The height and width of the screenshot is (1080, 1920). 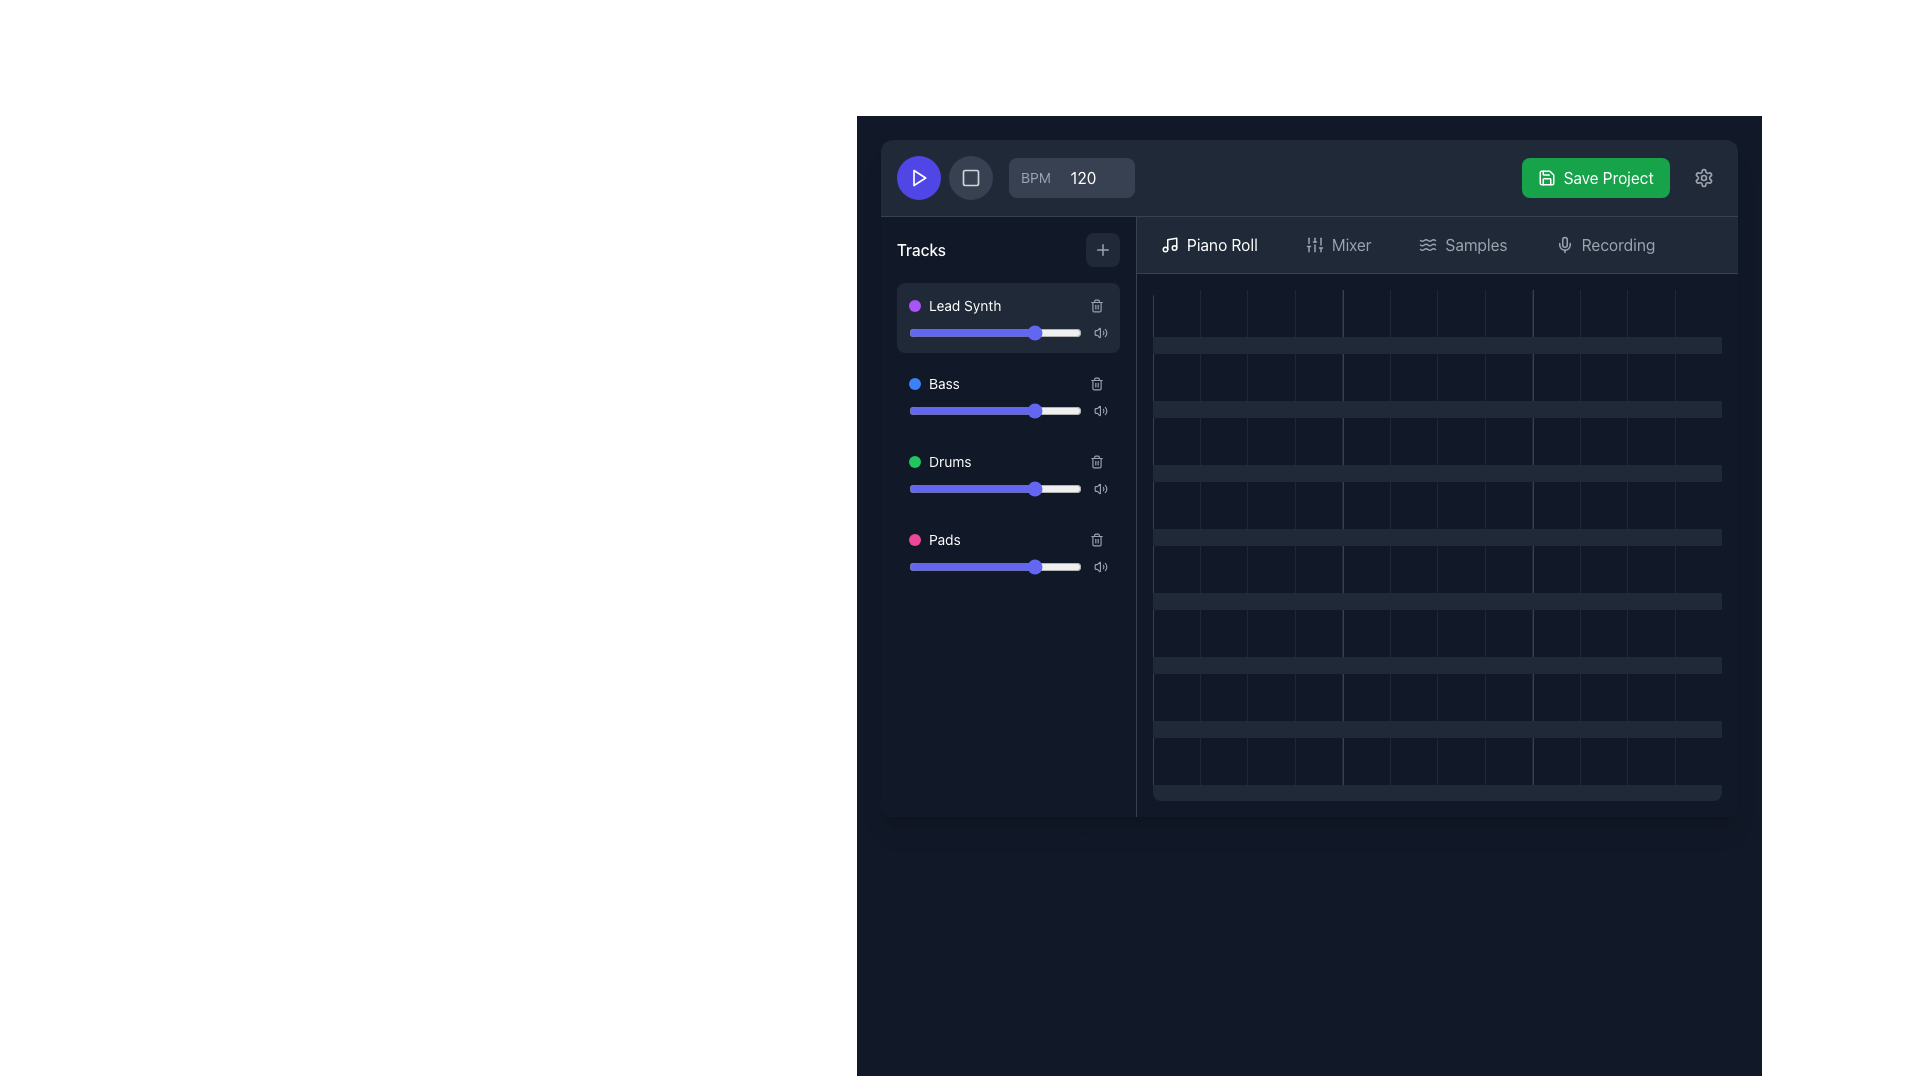 I want to click on the small circular blue indicator positioned to the left of the text 'Bass' in the Tracks section of the UI, so click(x=914, y=384).